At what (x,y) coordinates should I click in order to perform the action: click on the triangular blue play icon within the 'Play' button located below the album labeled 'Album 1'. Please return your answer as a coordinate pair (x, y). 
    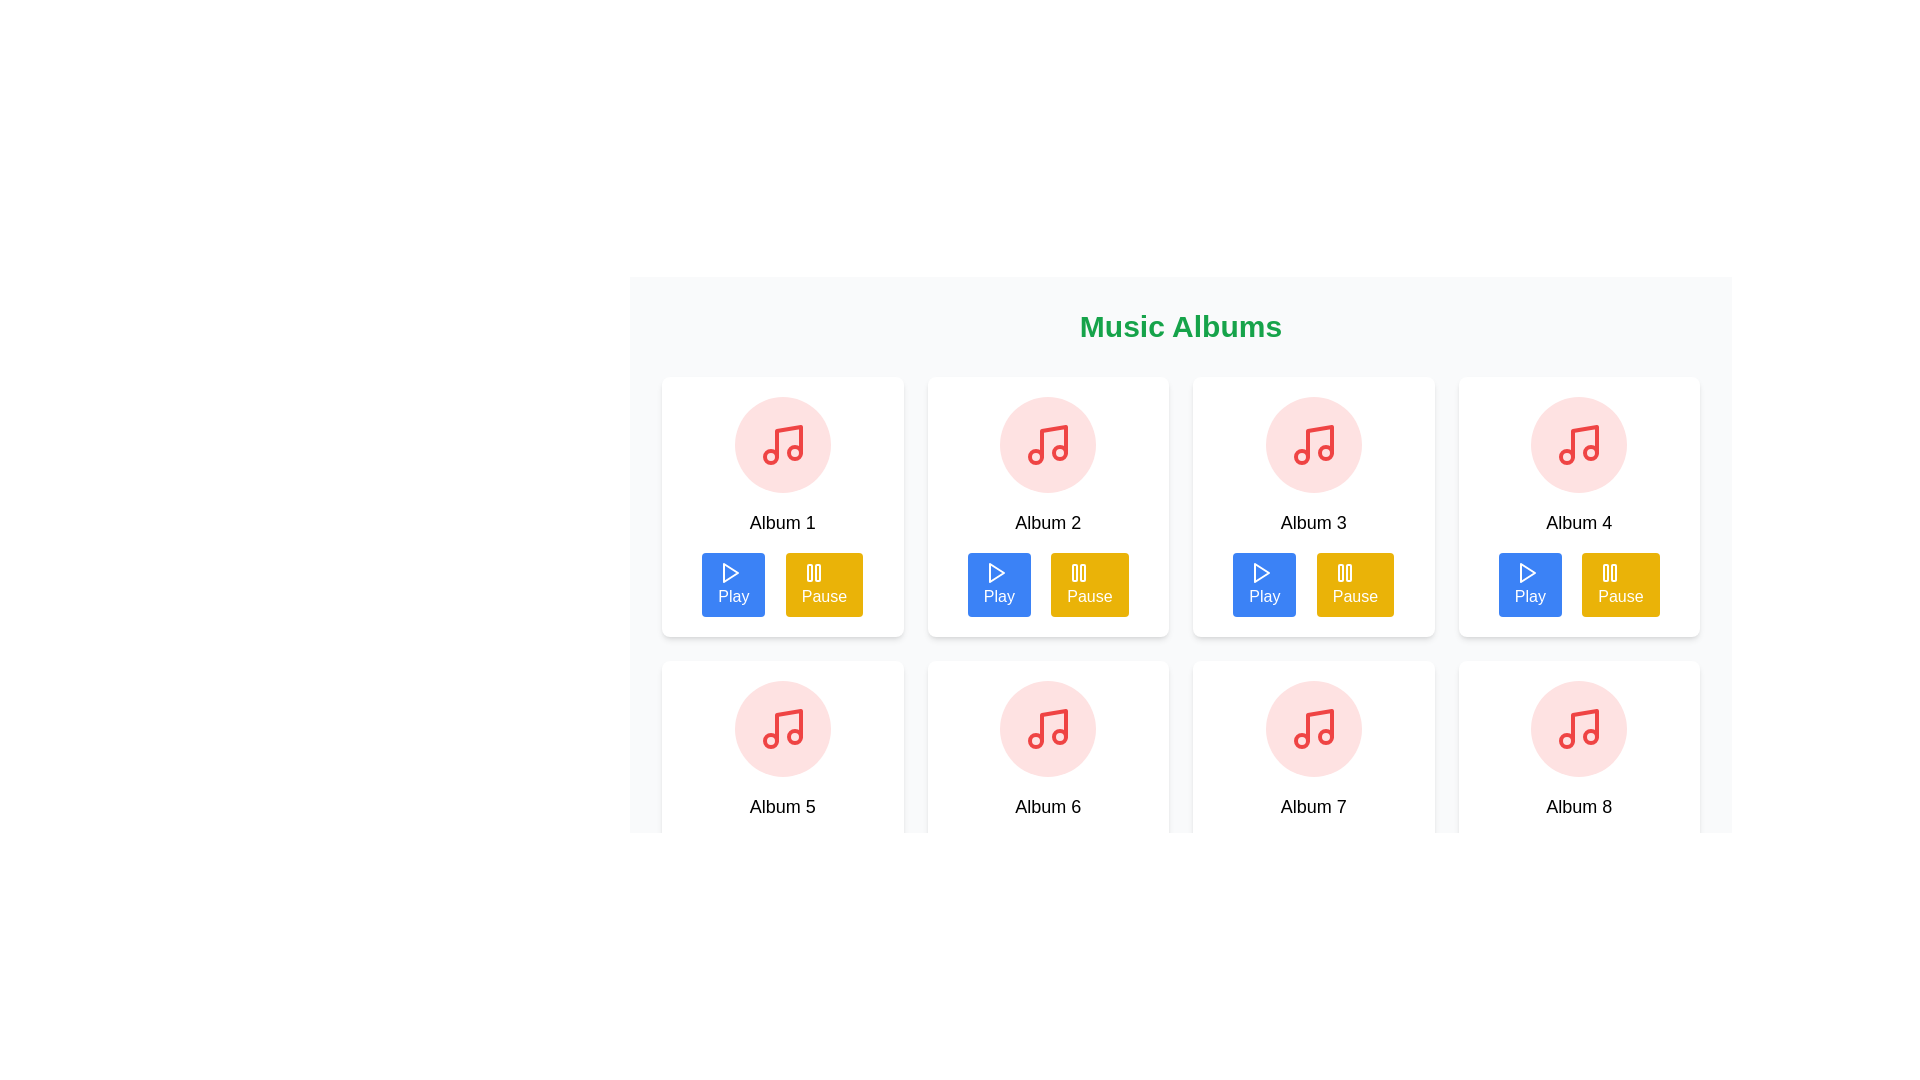
    Looking at the image, I should click on (730, 573).